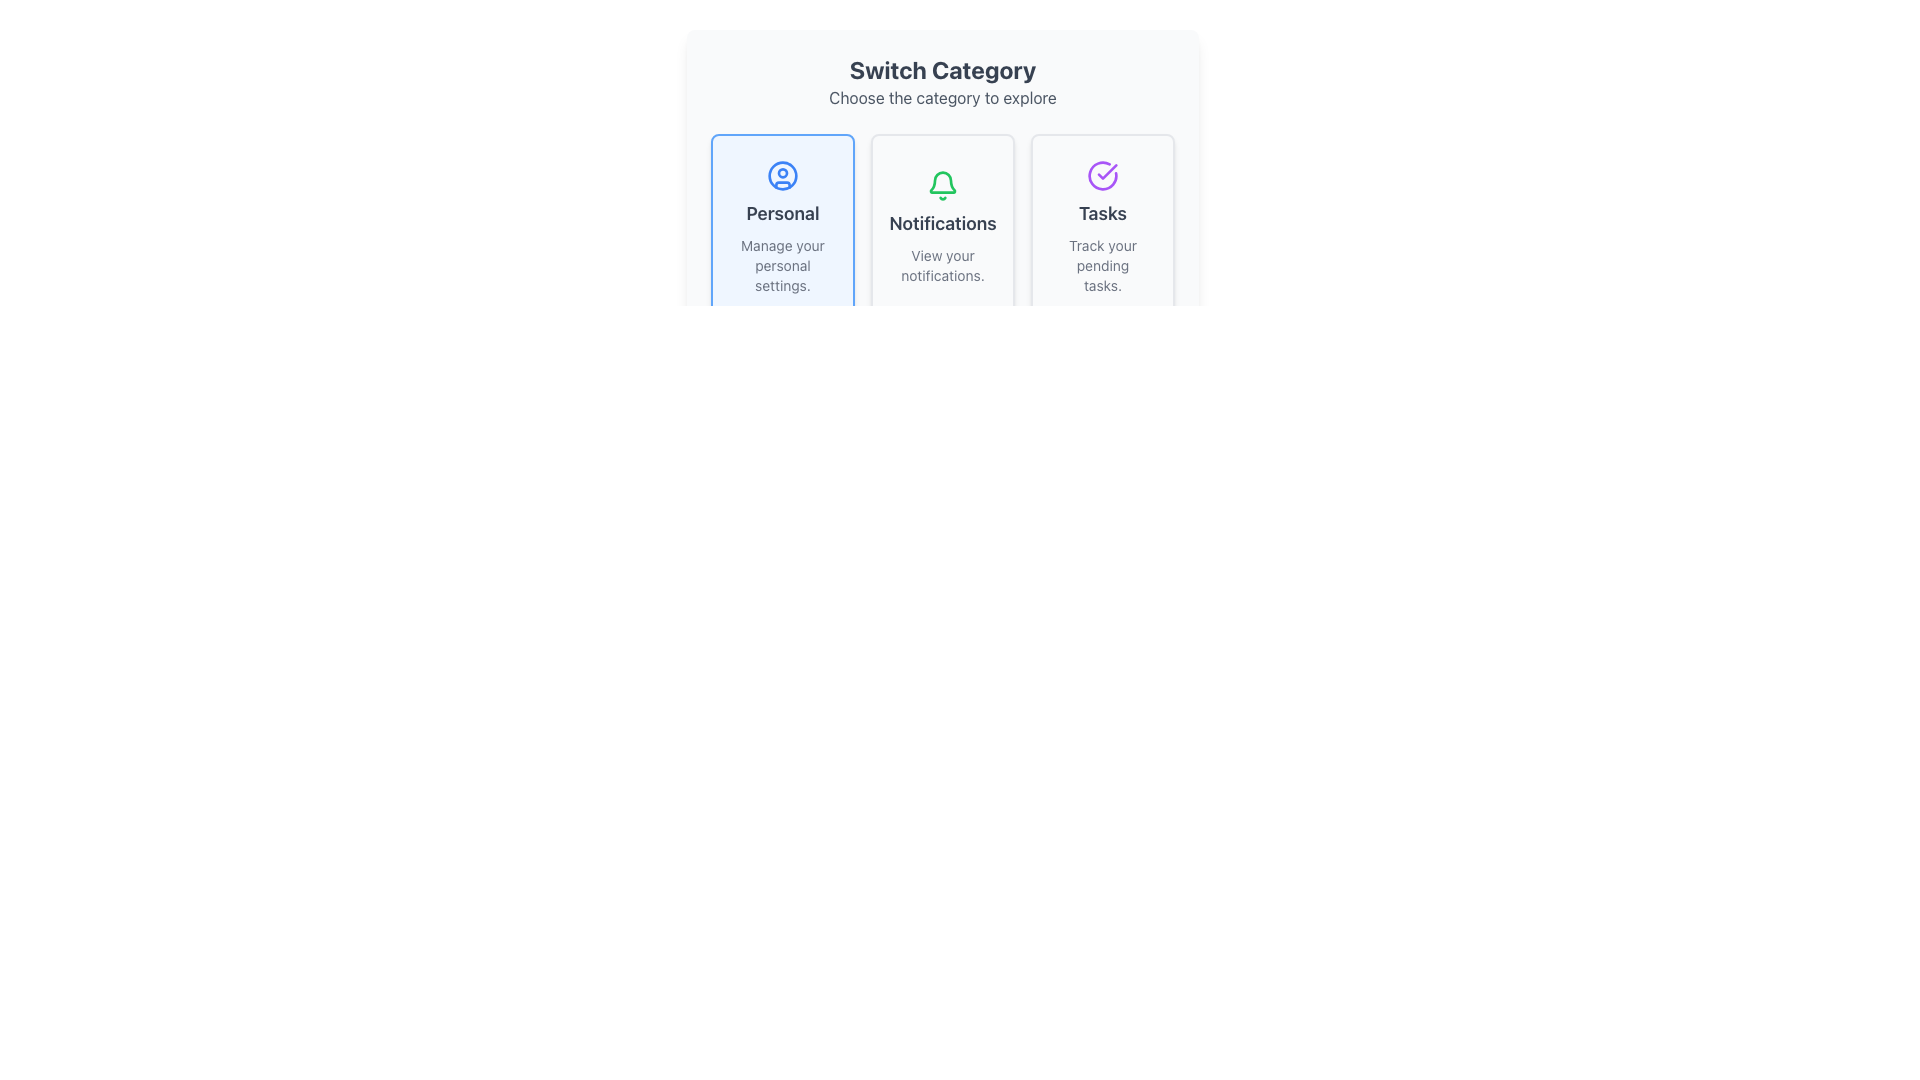 Image resolution: width=1920 pixels, height=1080 pixels. Describe the element at coordinates (1102, 226) in the screenshot. I see `the rectangular card component labeled 'Tasks', which features a purple checkmark icon and is located in the rightmost column of a three-column grid layout` at that location.